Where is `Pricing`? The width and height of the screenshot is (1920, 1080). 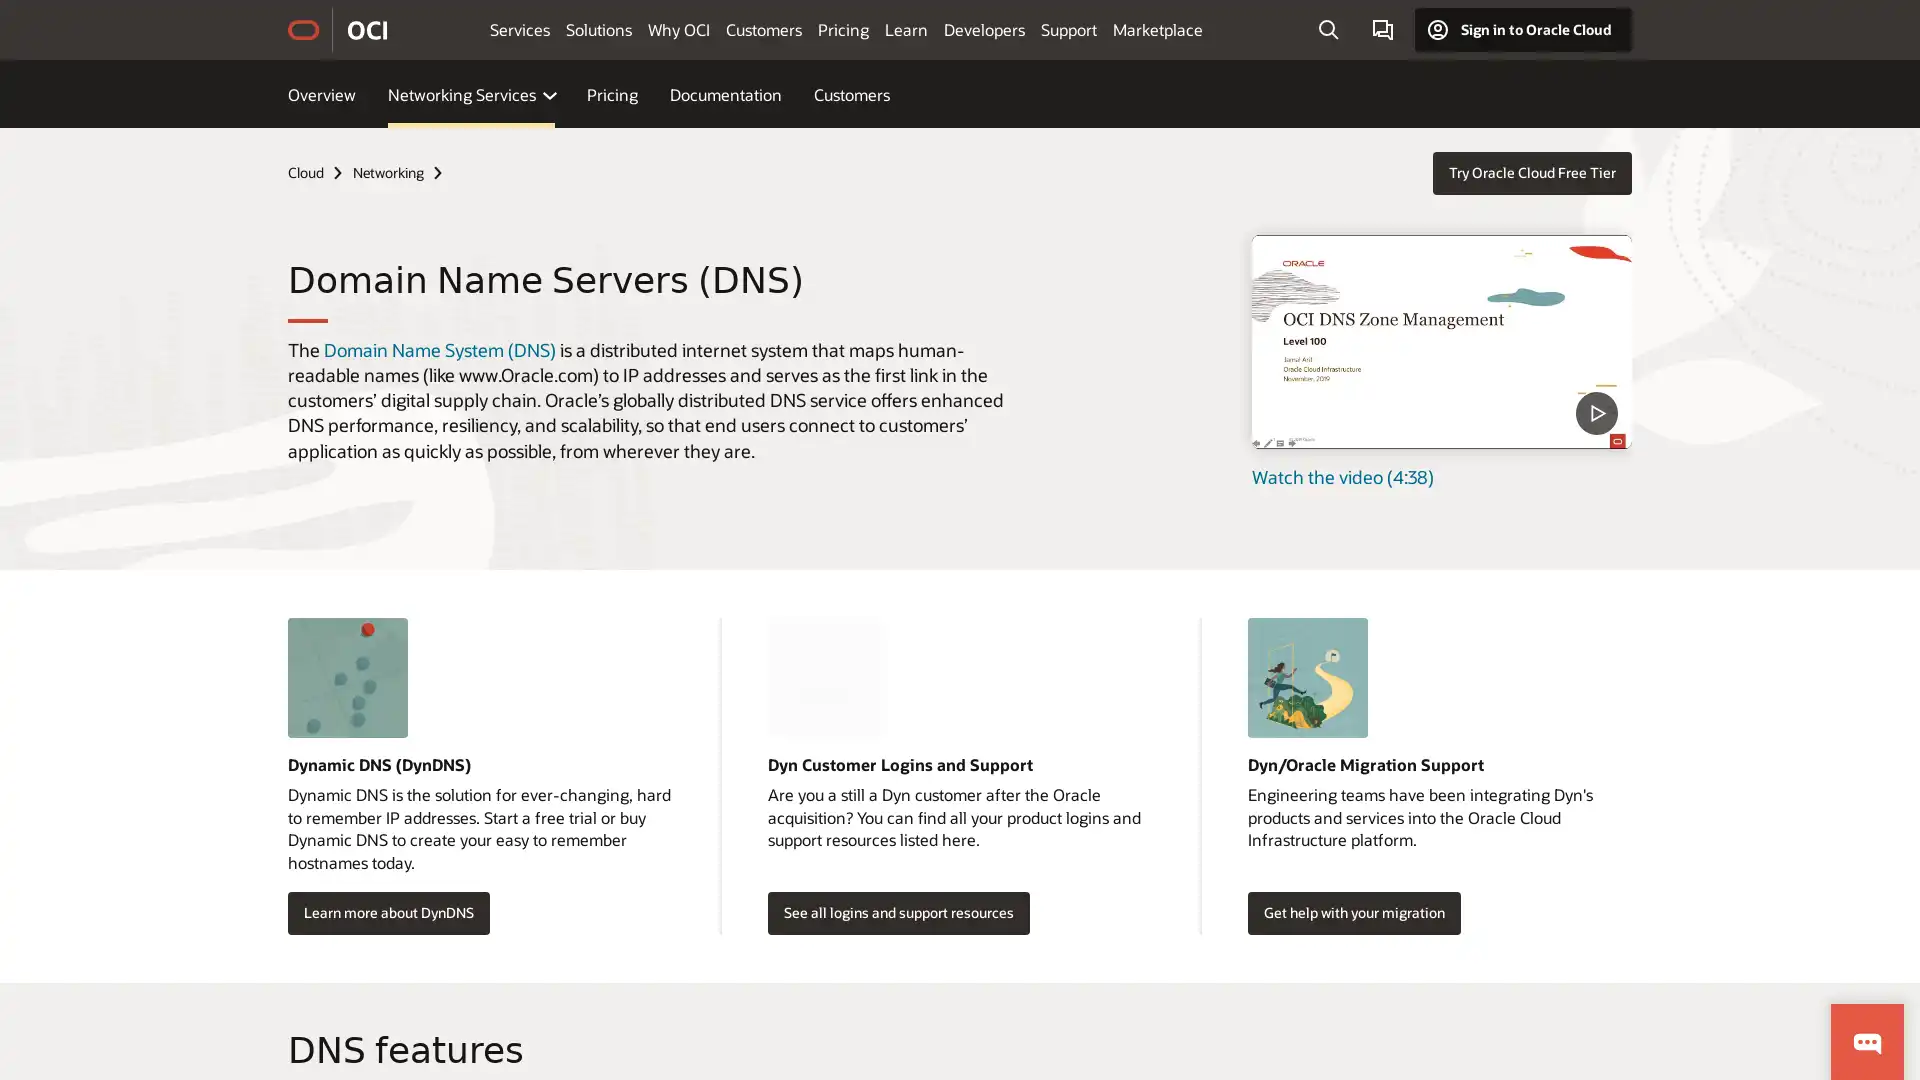
Pricing is located at coordinates (843, 29).